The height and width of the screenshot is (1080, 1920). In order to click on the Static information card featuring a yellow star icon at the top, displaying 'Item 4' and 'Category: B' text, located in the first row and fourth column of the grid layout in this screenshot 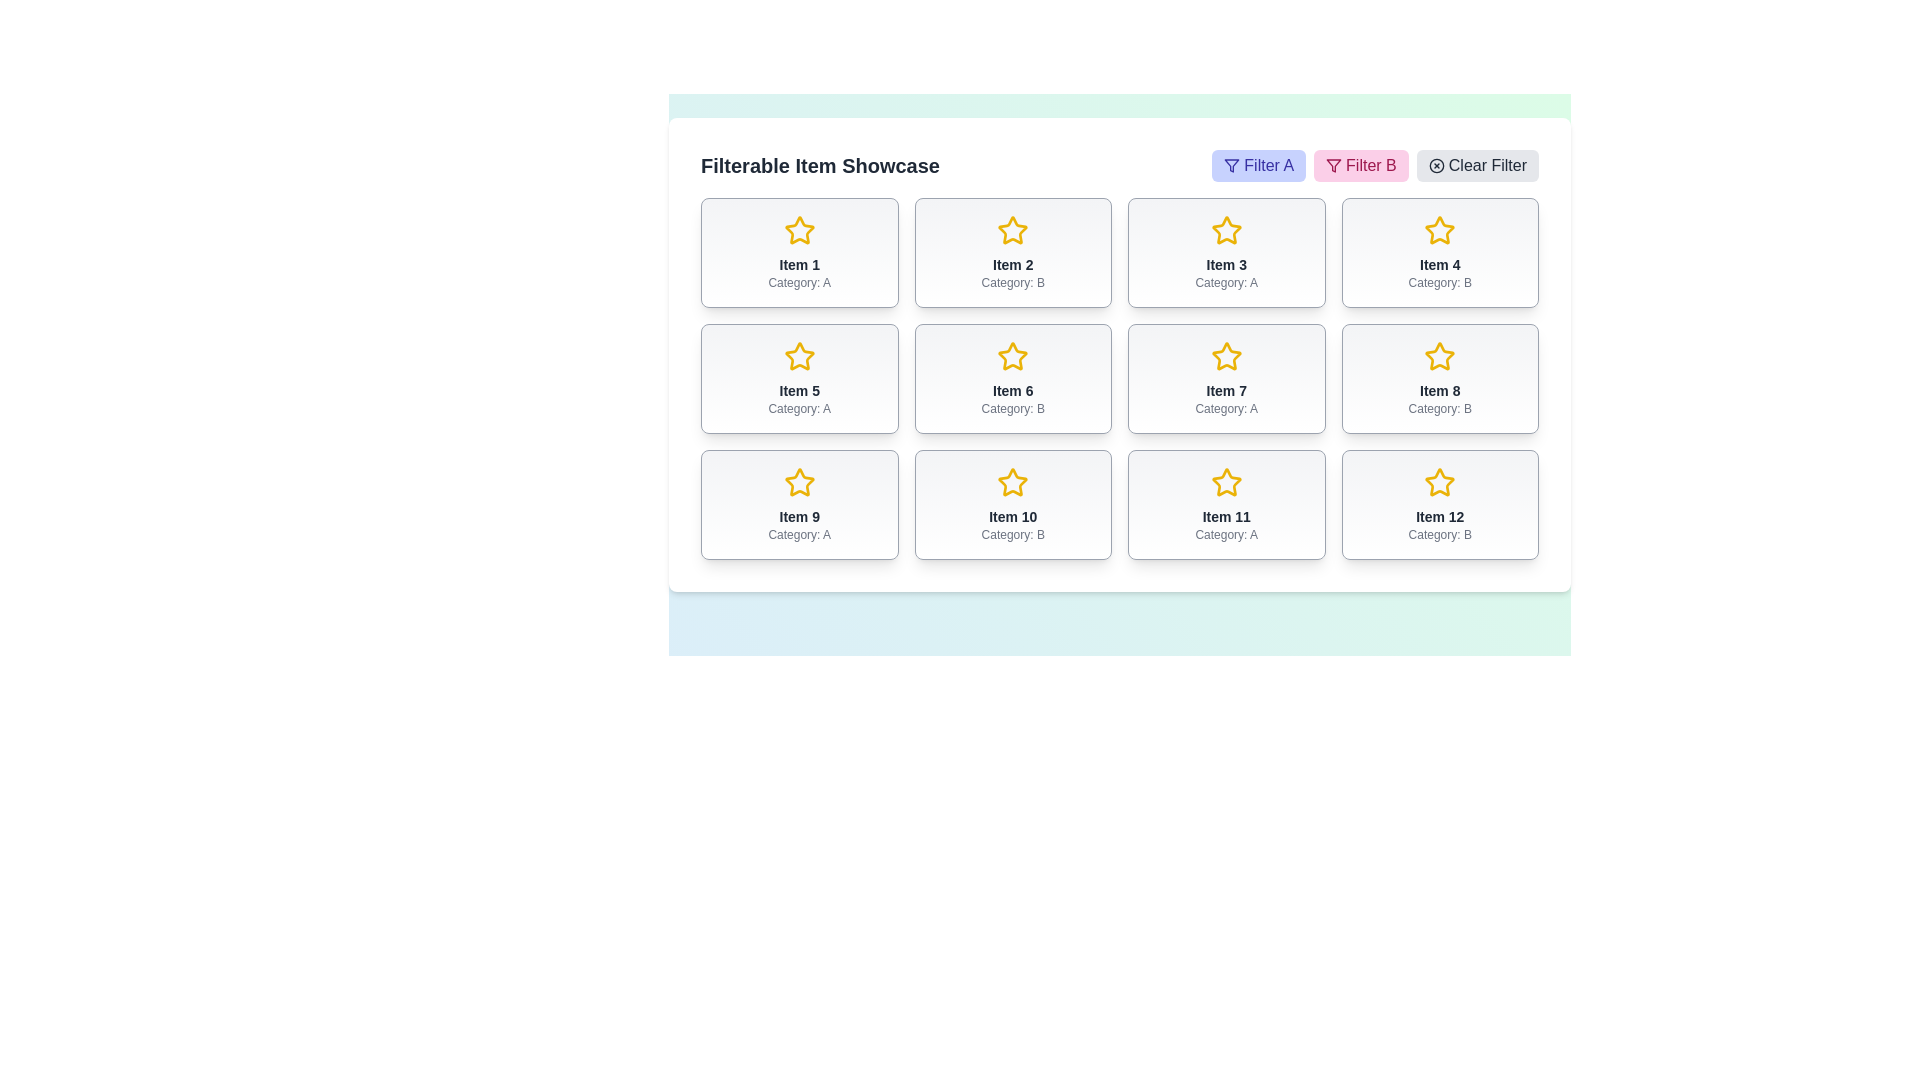, I will do `click(1440, 252)`.